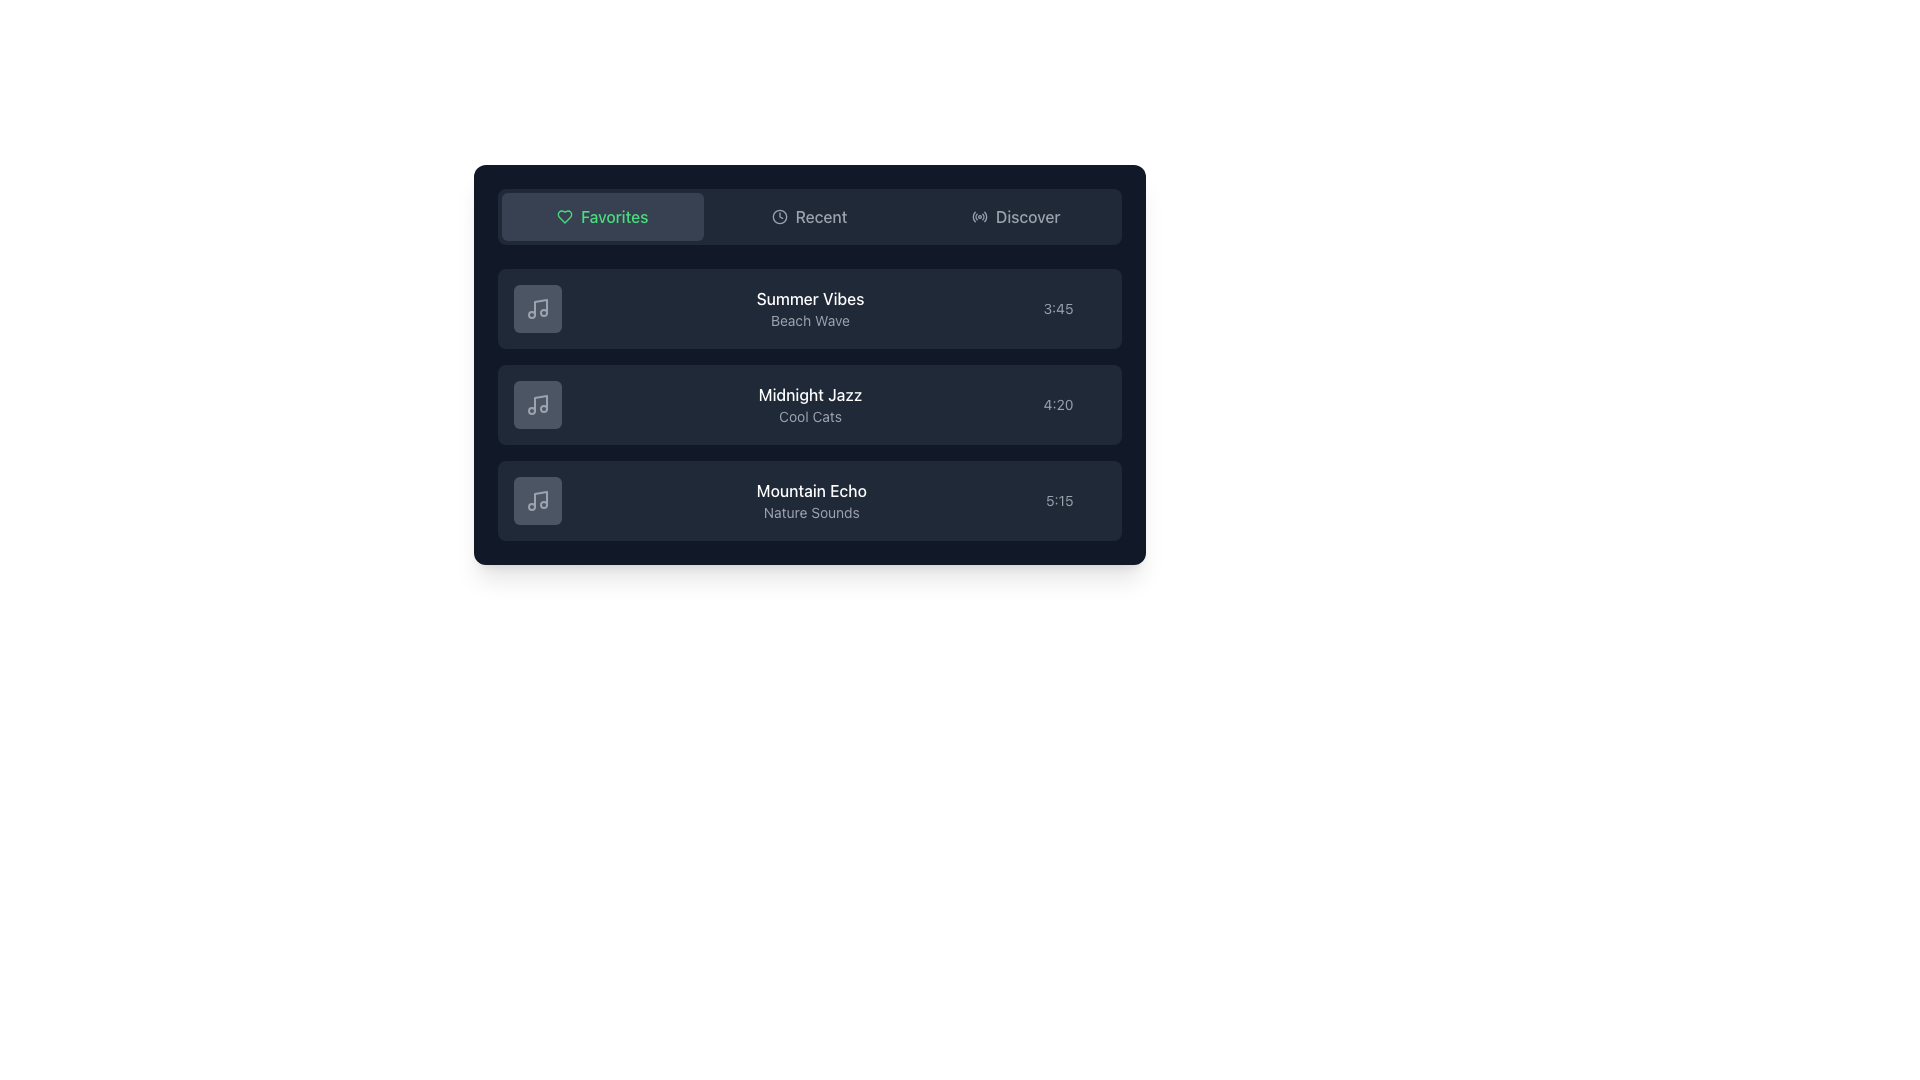 The width and height of the screenshot is (1920, 1080). What do you see at coordinates (810, 308) in the screenshot?
I see `the Text label that provides the title and subtitle of a selectable item, located in the second row of a list-like structure, centrally positioned with an icon on the left and a time display on the right` at bounding box center [810, 308].